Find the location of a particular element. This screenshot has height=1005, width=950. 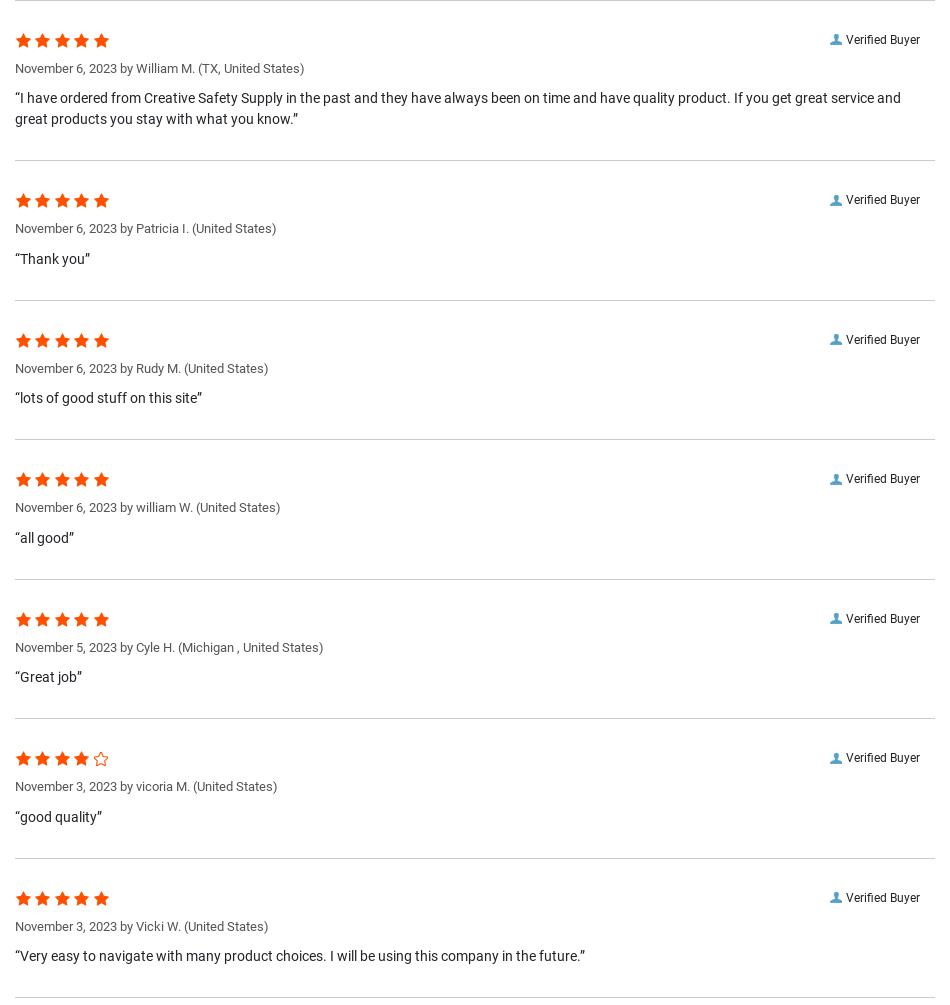

'“all good”' is located at coordinates (44, 535).